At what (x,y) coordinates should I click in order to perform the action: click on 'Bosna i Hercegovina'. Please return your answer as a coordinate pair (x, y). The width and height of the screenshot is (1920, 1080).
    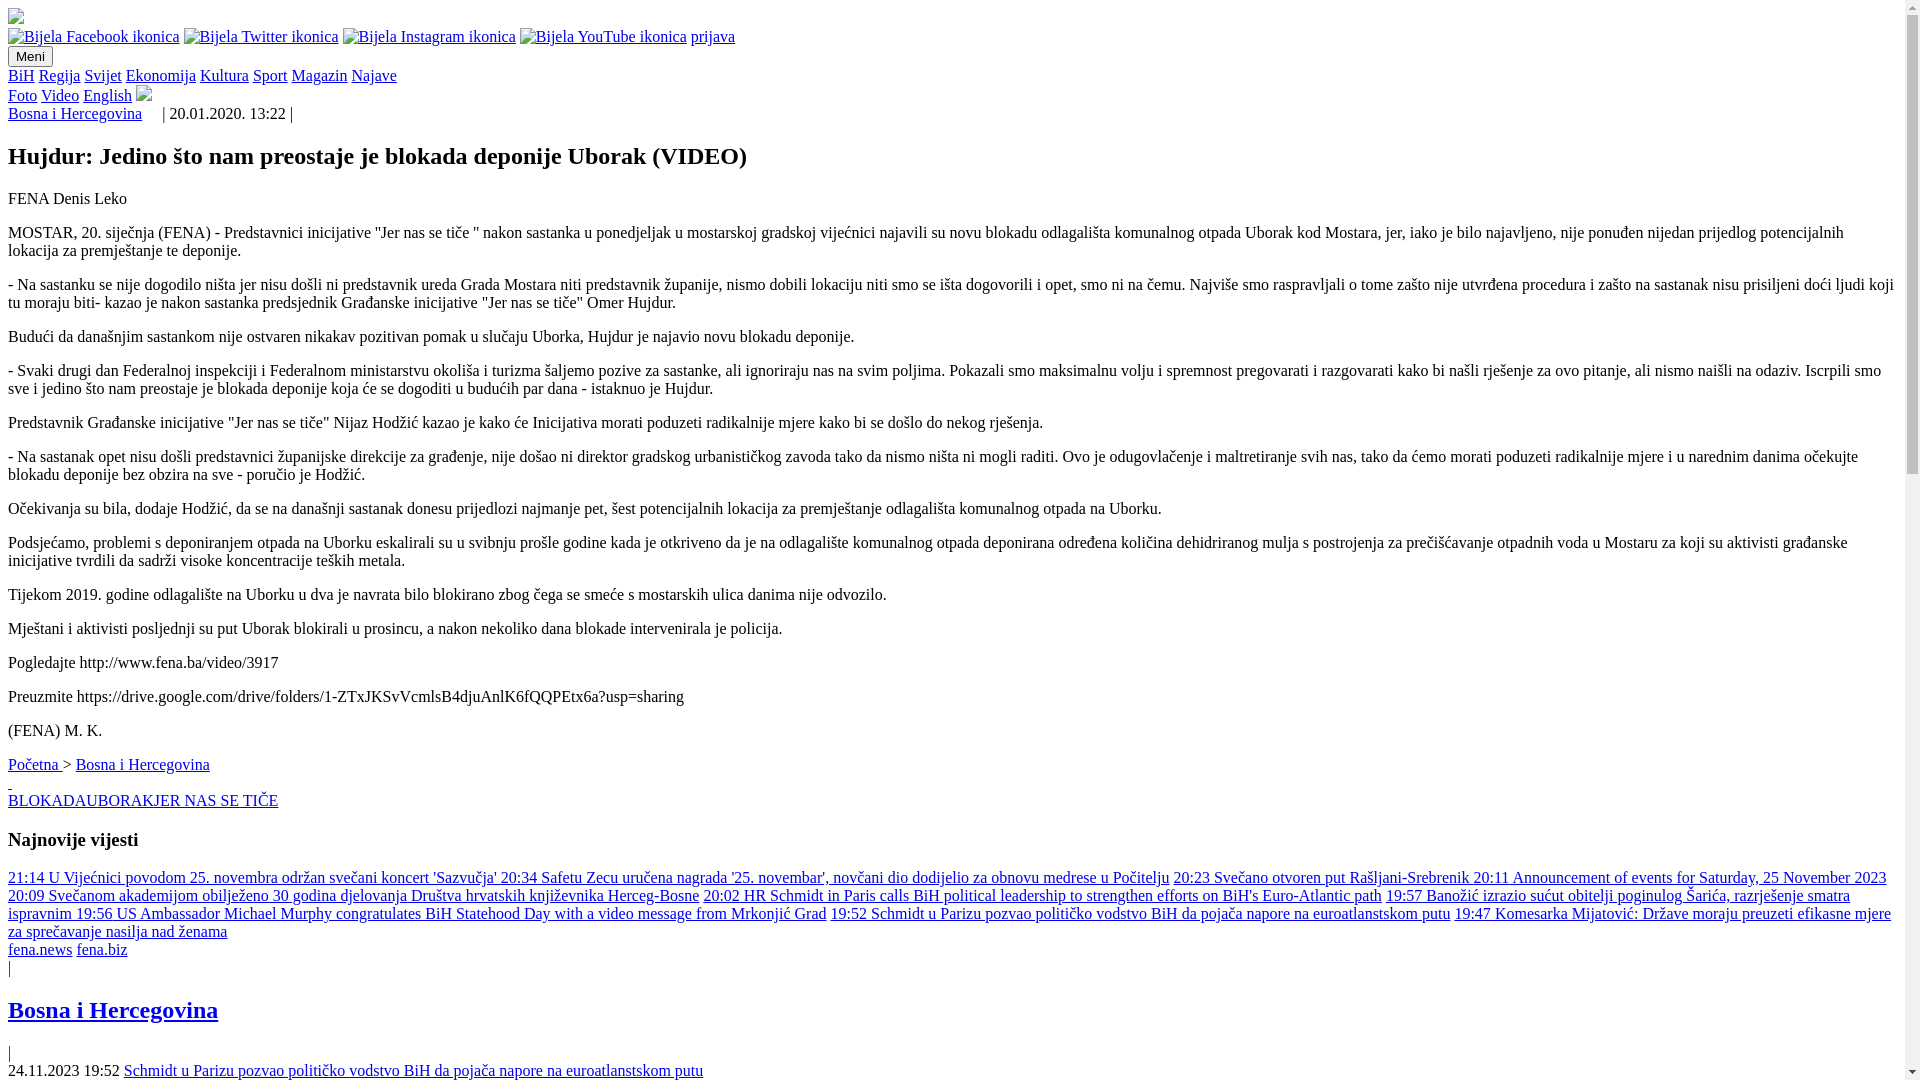
    Looking at the image, I should click on (75, 113).